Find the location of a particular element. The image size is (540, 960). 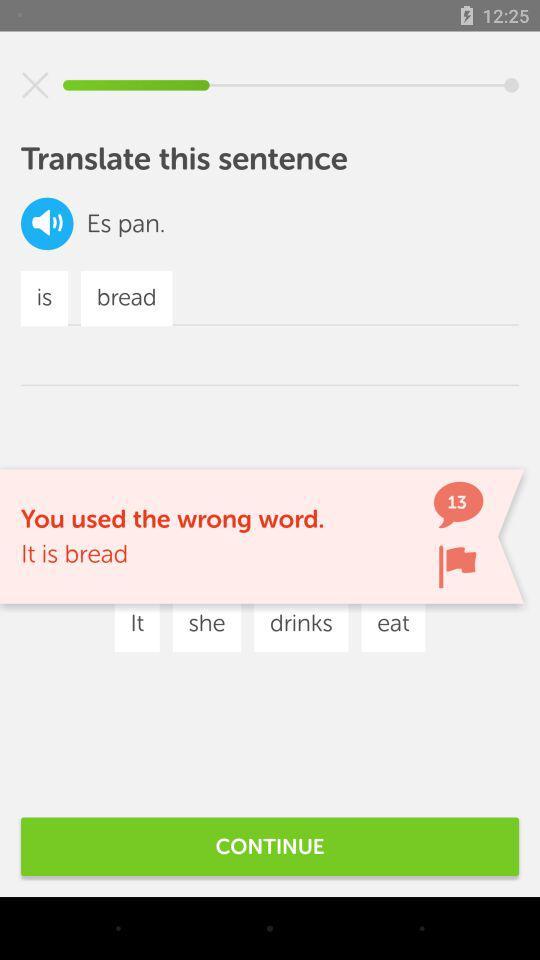

the icon below translate this sentence is located at coordinates (47, 223).